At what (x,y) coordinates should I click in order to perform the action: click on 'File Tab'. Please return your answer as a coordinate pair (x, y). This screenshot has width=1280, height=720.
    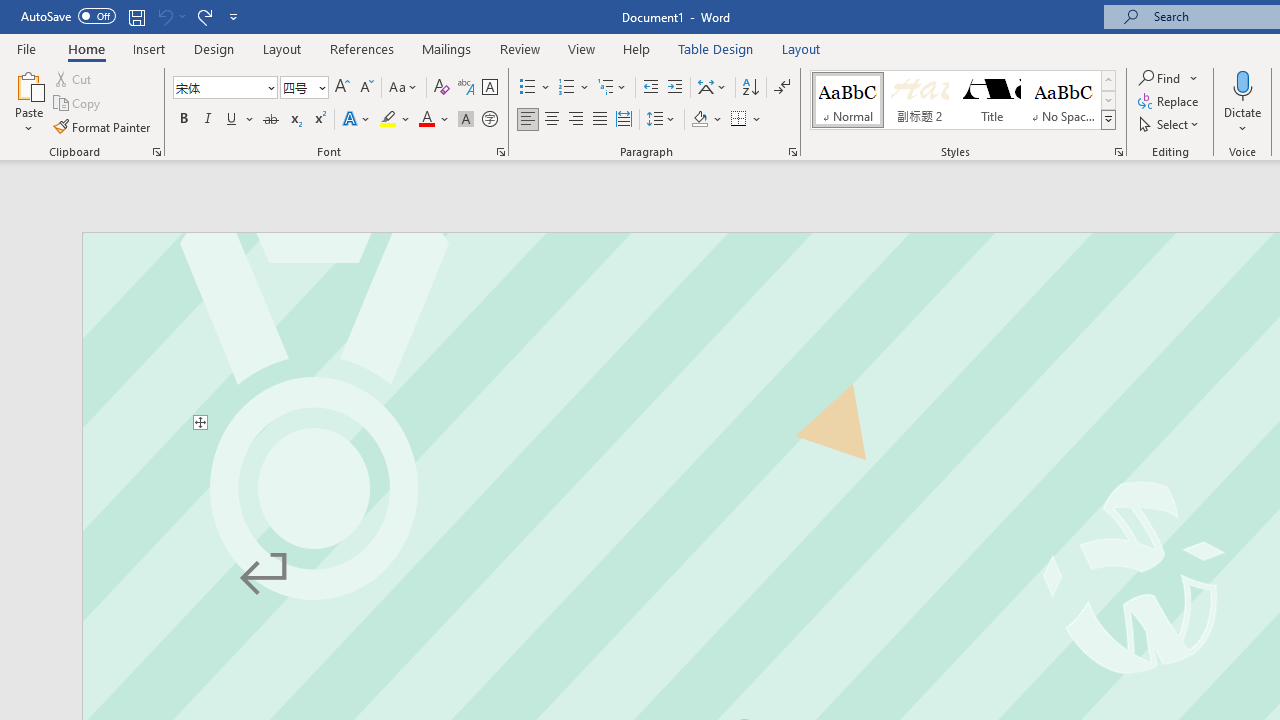
    Looking at the image, I should click on (26, 47).